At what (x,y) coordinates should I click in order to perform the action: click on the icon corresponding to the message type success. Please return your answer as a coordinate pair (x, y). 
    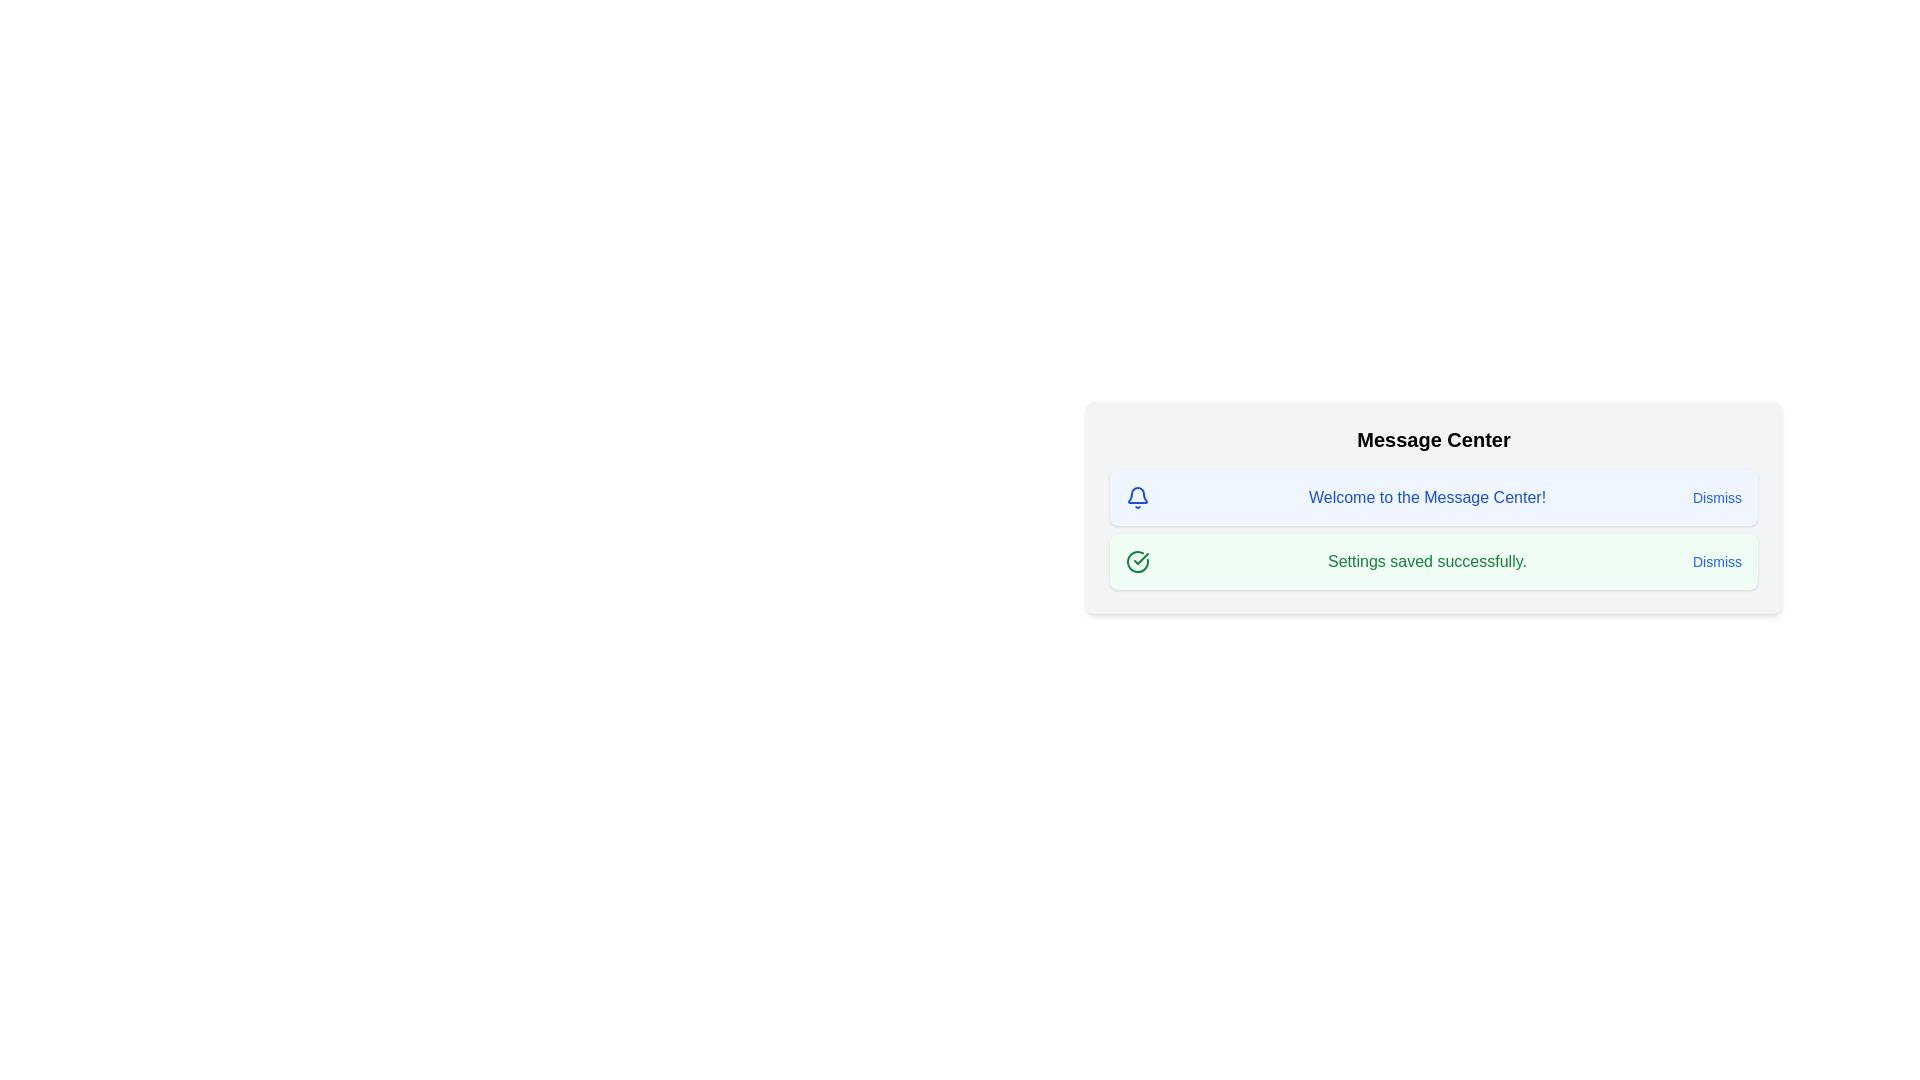
    Looking at the image, I should click on (1137, 562).